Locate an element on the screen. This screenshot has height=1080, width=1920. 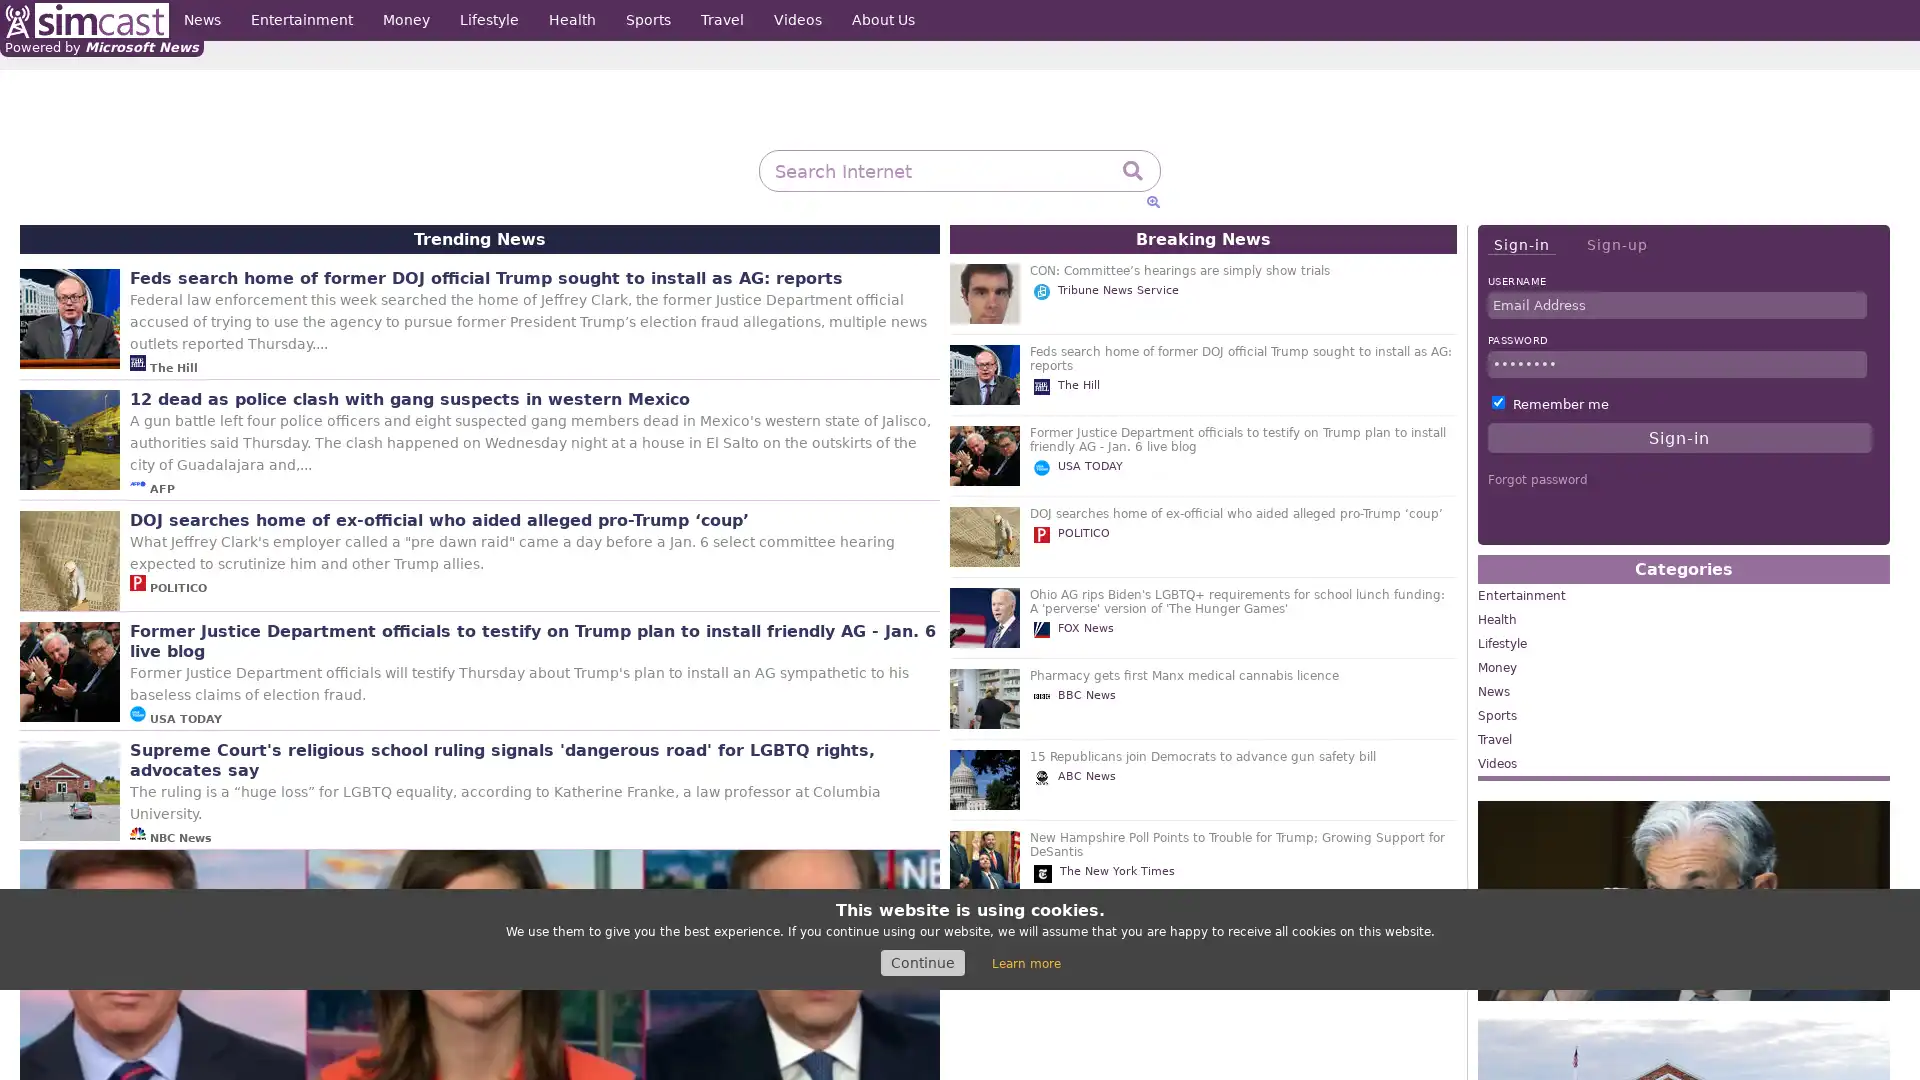
Sign-in is located at coordinates (1520, 244).